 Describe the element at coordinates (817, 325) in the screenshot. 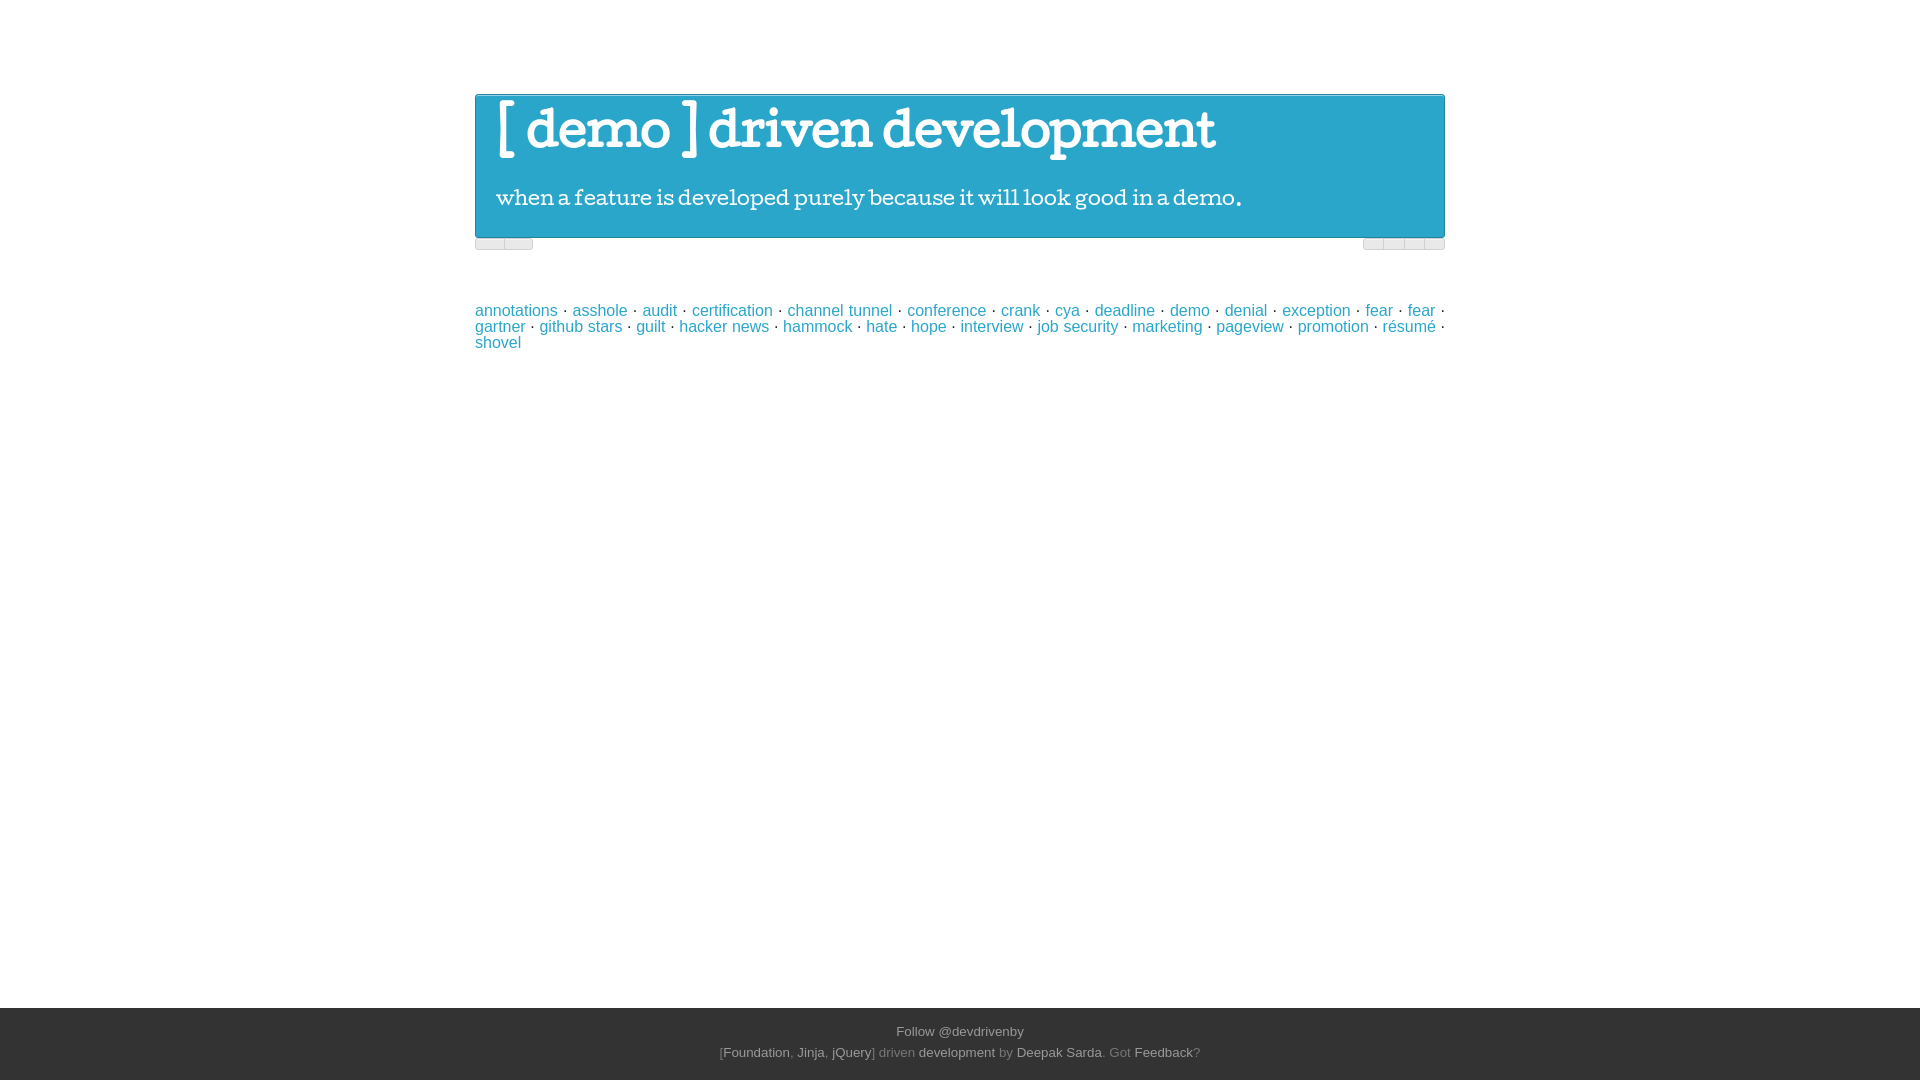

I see `'hammock'` at that location.